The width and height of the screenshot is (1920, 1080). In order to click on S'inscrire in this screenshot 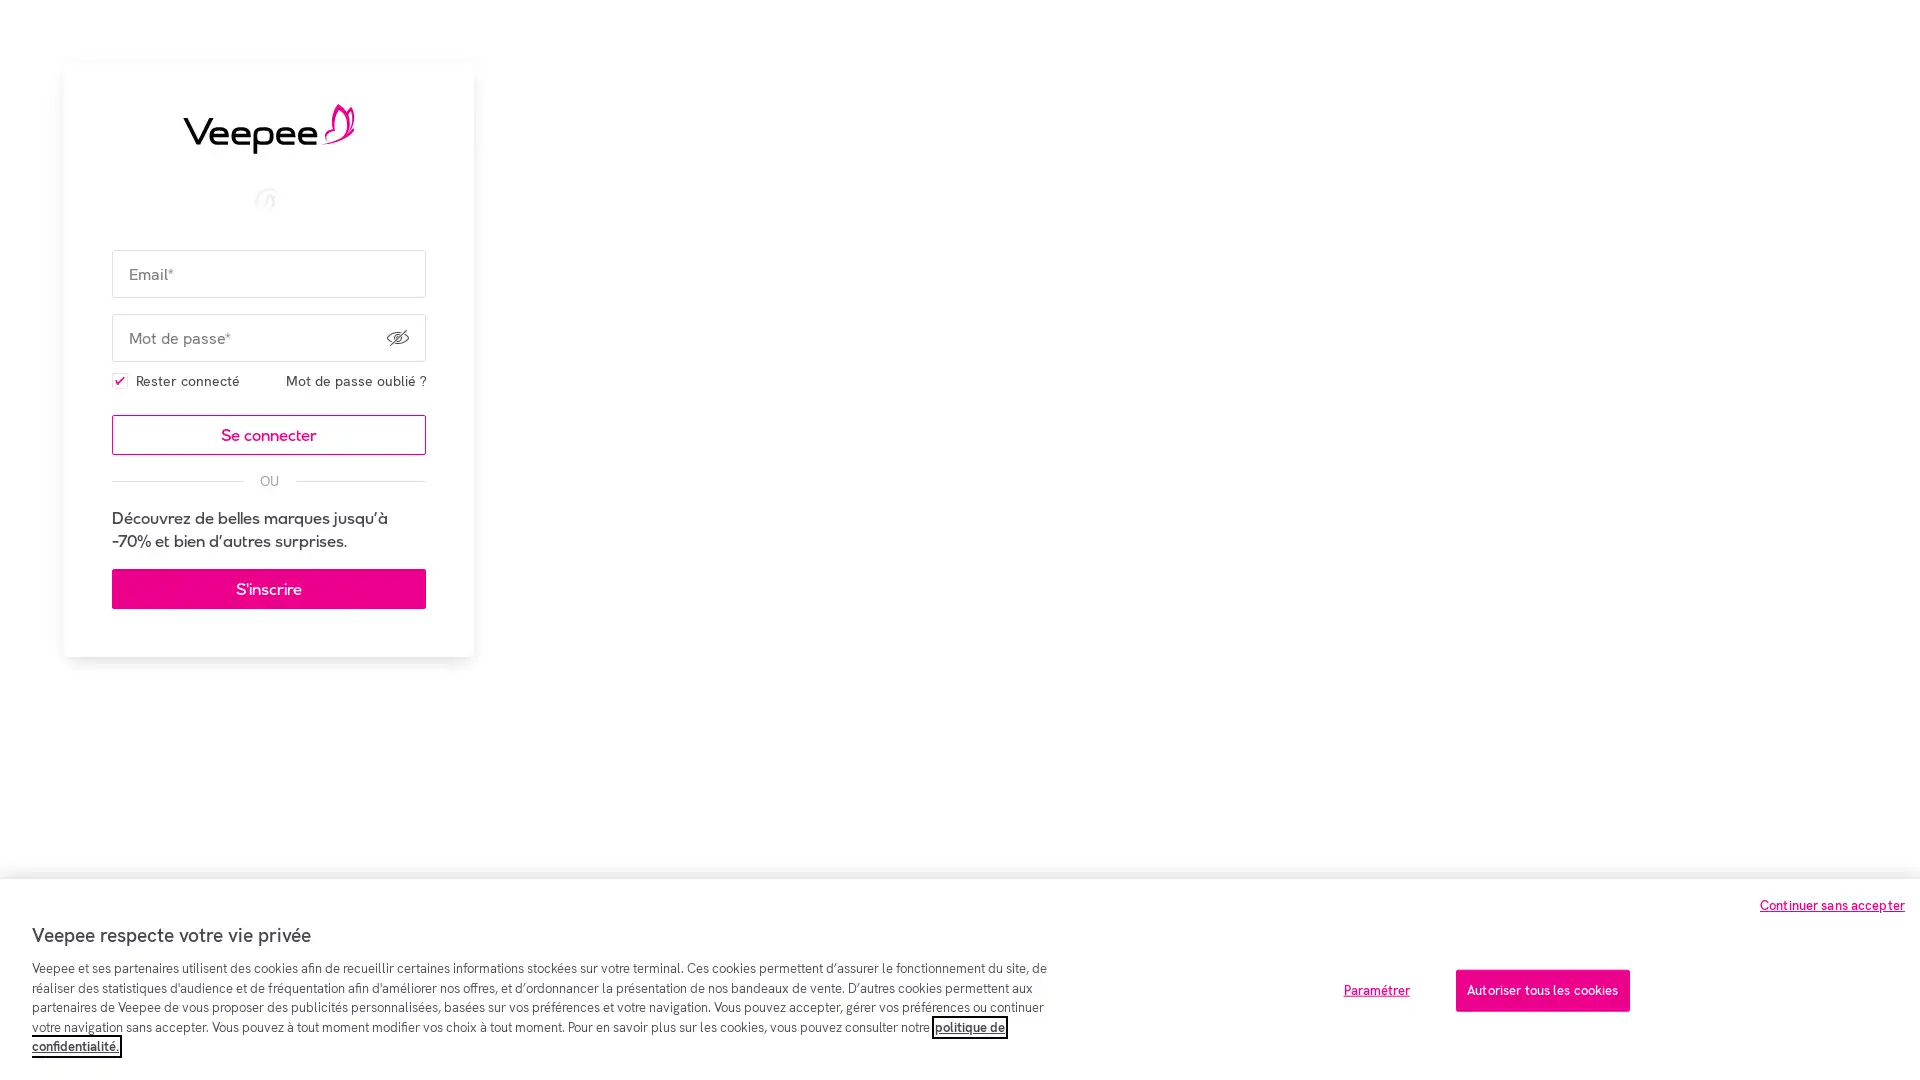, I will do `click(267, 596)`.